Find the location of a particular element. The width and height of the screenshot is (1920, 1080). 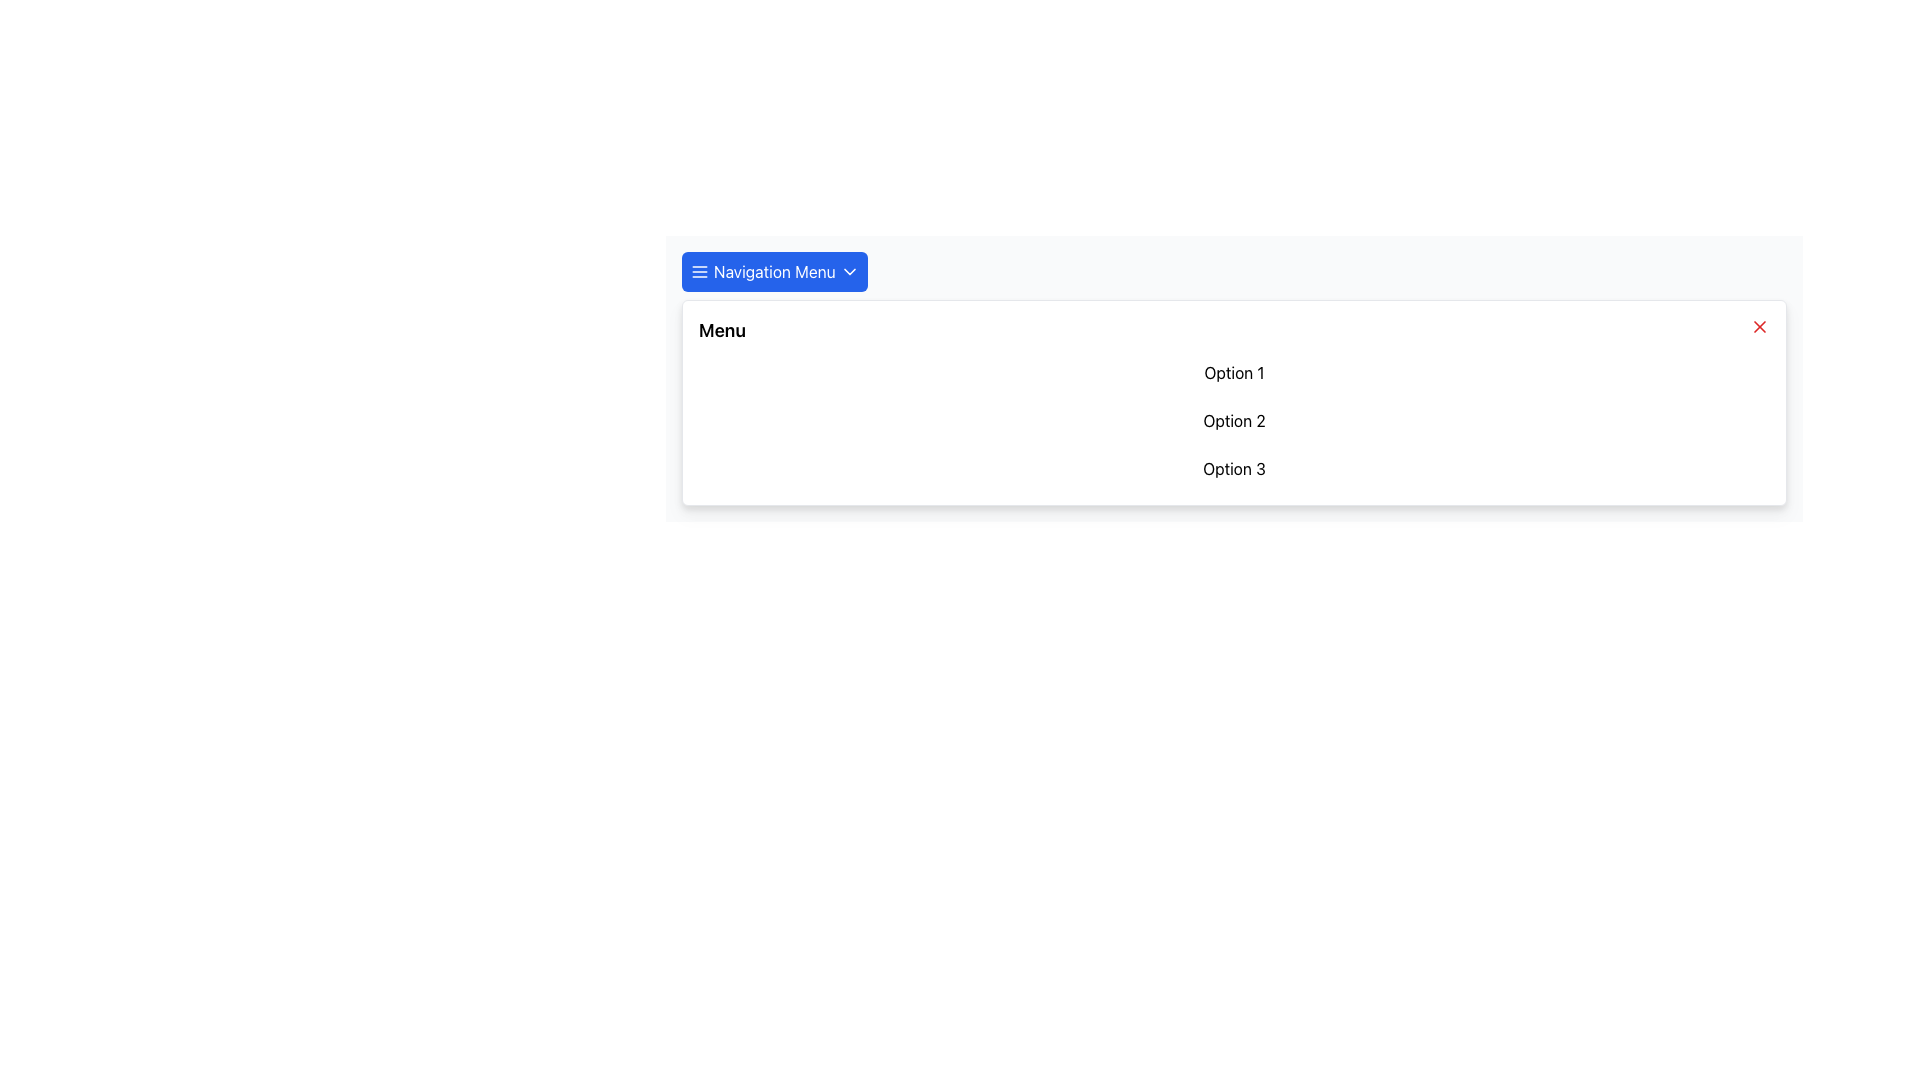

the downward-pointing Chevron Icon (Indicator) next to the 'Navigation Menu' text is located at coordinates (849, 272).